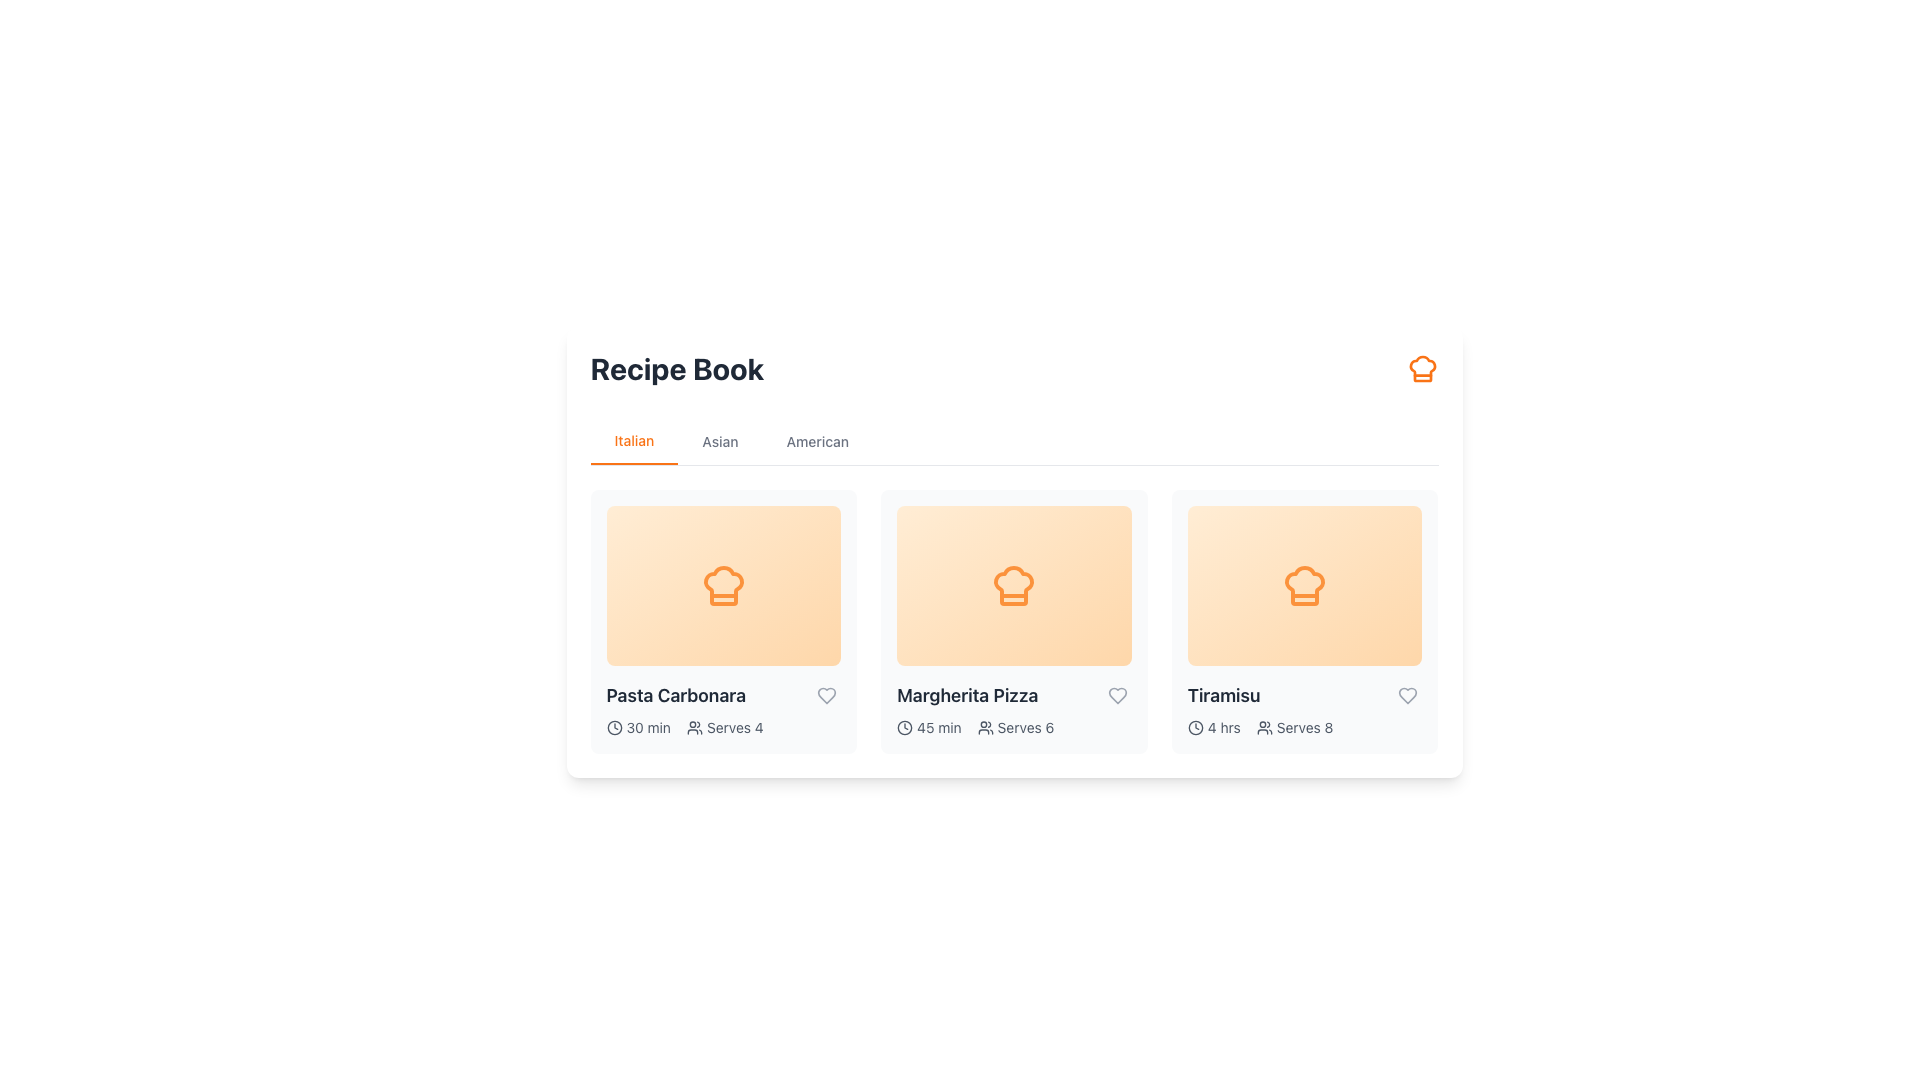 The width and height of the screenshot is (1920, 1080). Describe the element at coordinates (904, 728) in the screenshot. I see `the small, circular clock icon located on the 'Margherita Pizza' card under the 'Italian' category, positioned in the bottom-left corner preceding the text '45 min'` at that location.